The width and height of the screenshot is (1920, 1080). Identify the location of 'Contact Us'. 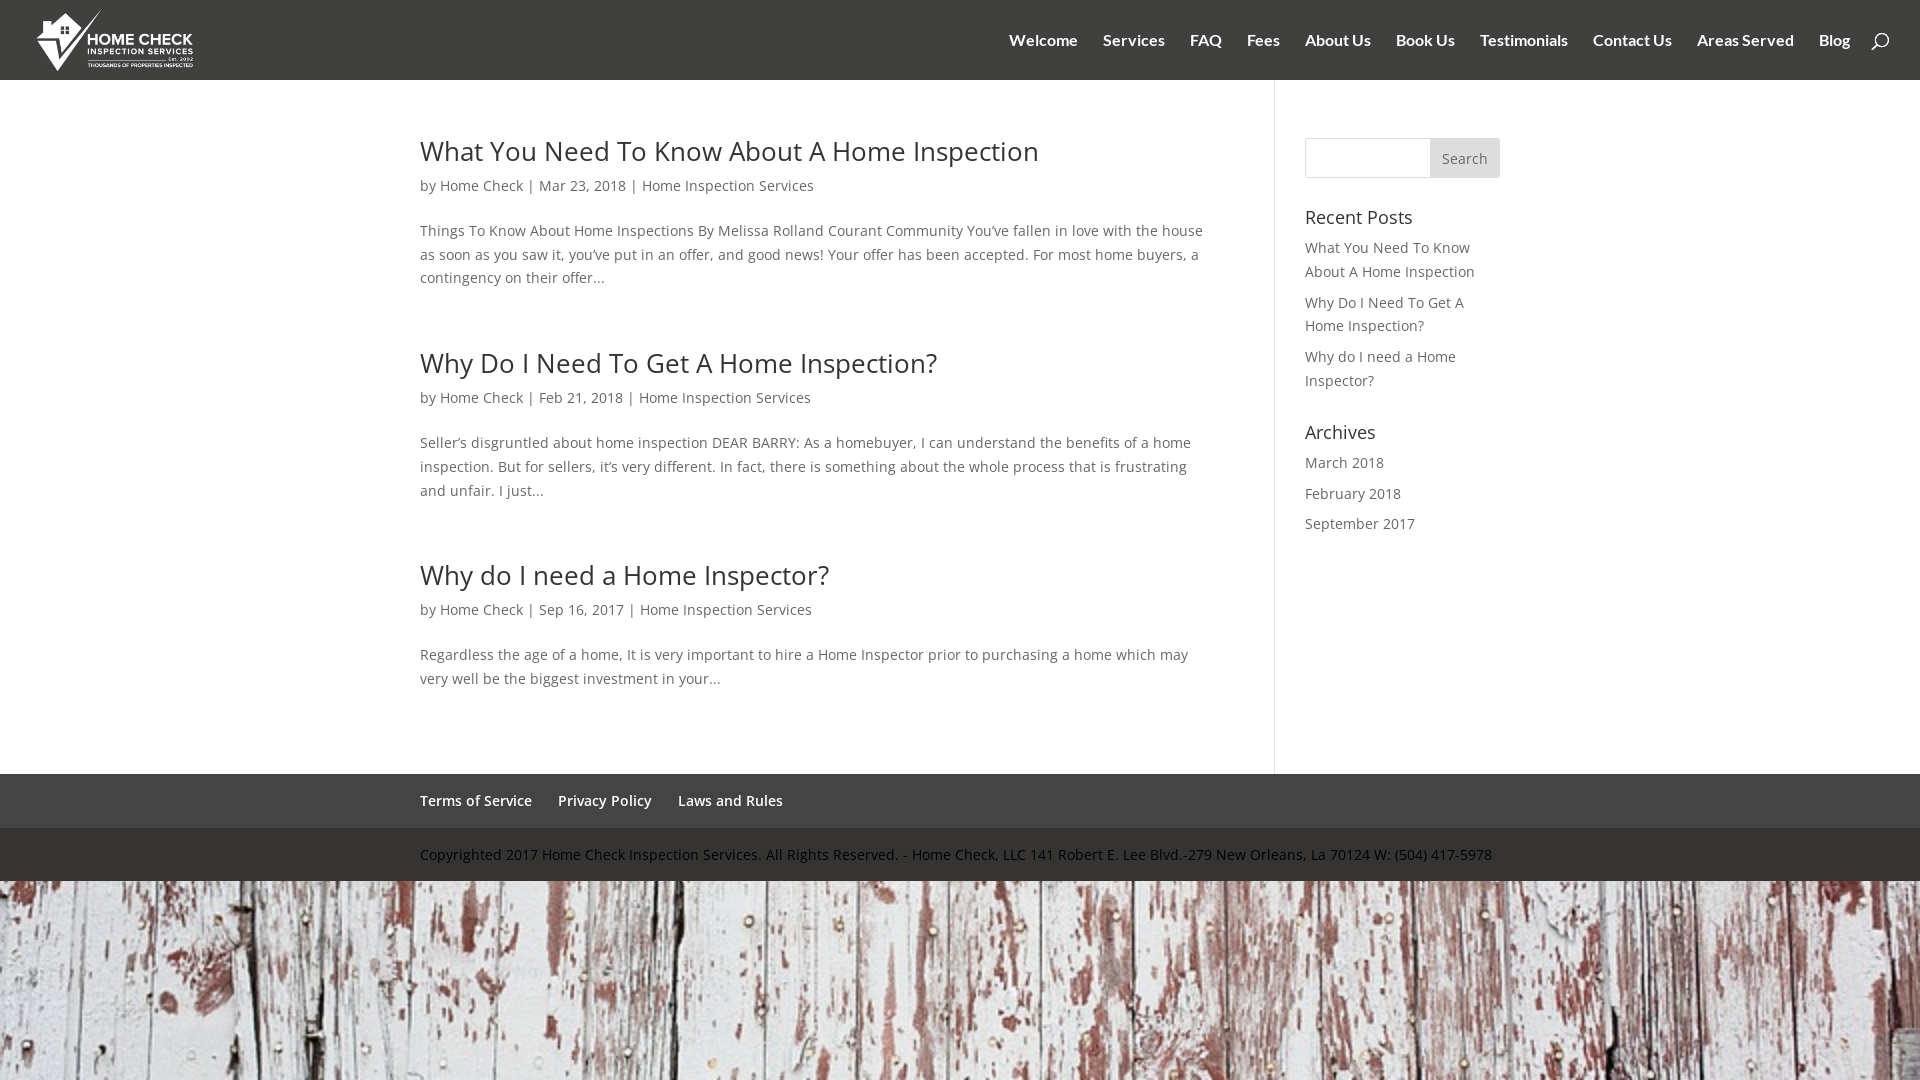
(1632, 55).